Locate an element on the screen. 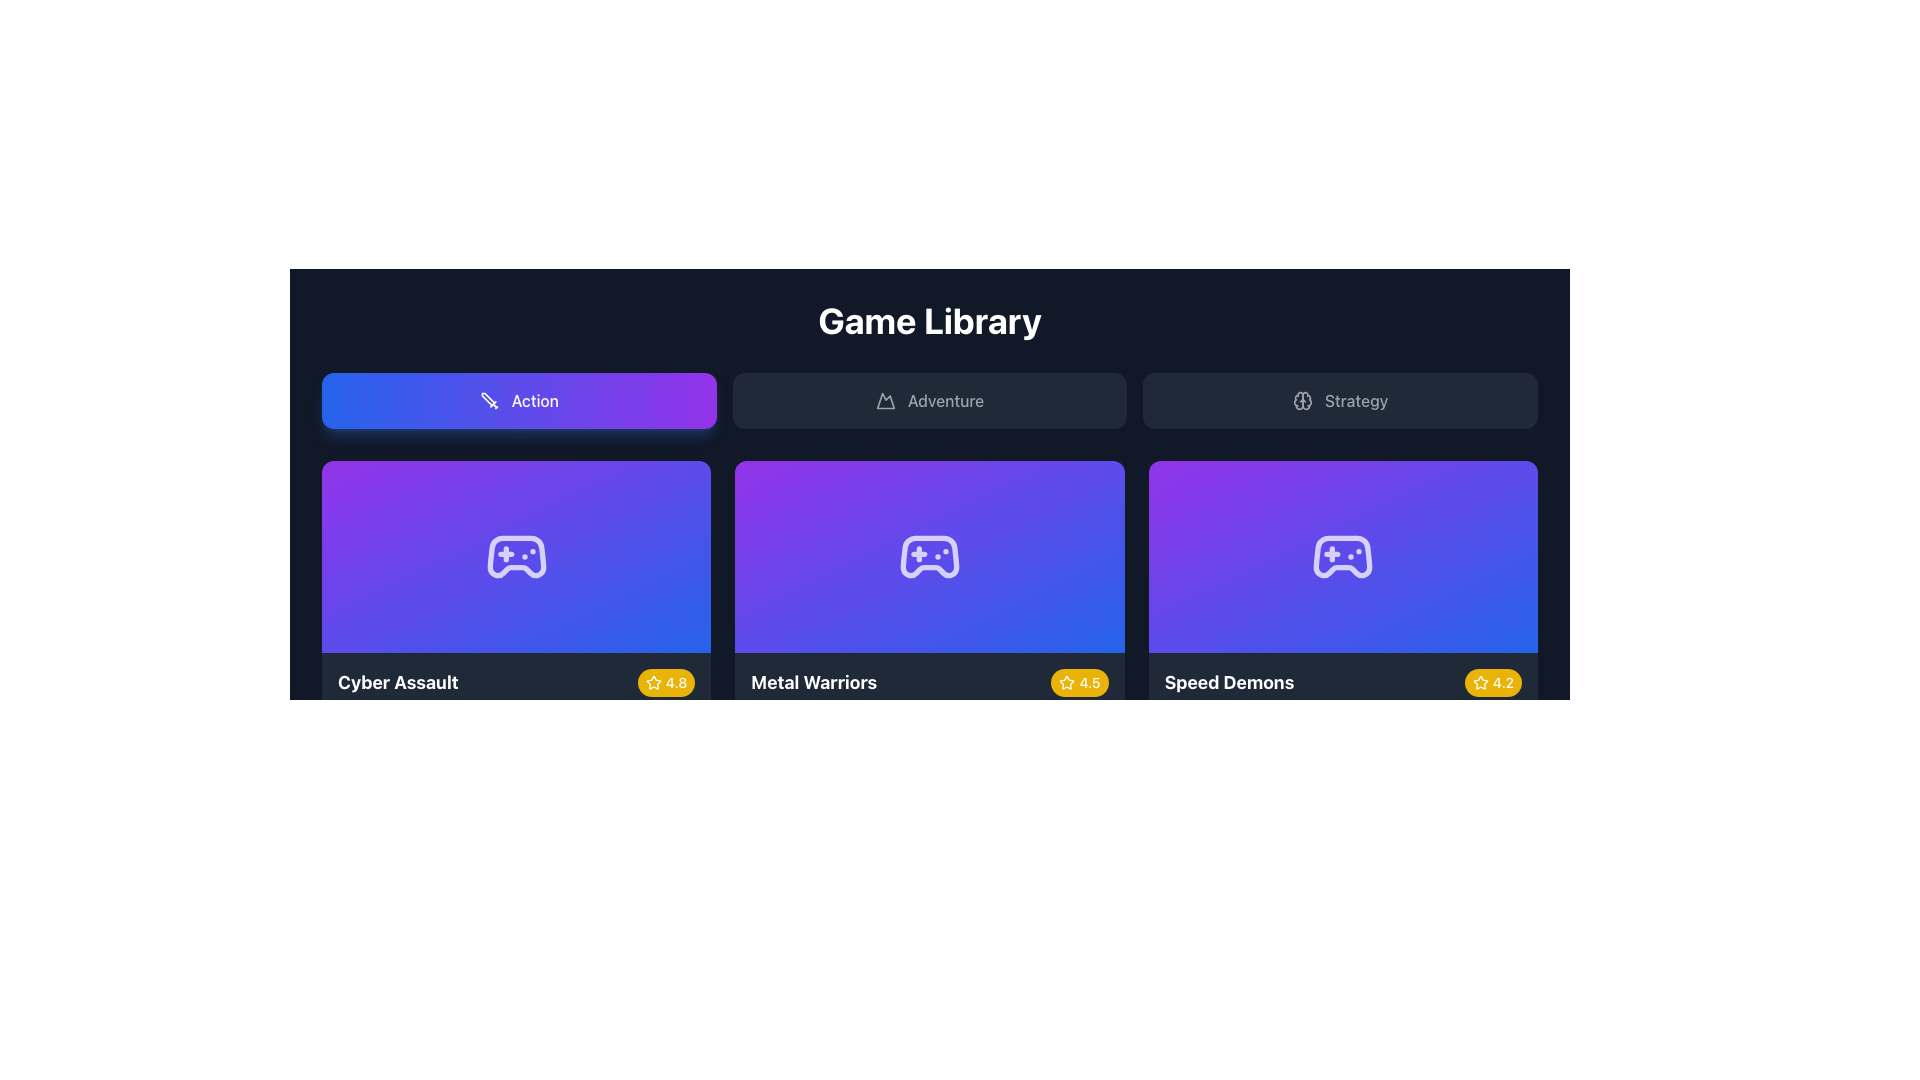 This screenshot has height=1080, width=1920. the Rating badge that conveys the rating of the game 'Metal Warriors', located at the bottom-right section of the card labeled 'Metal Warriors' is located at coordinates (1079, 681).